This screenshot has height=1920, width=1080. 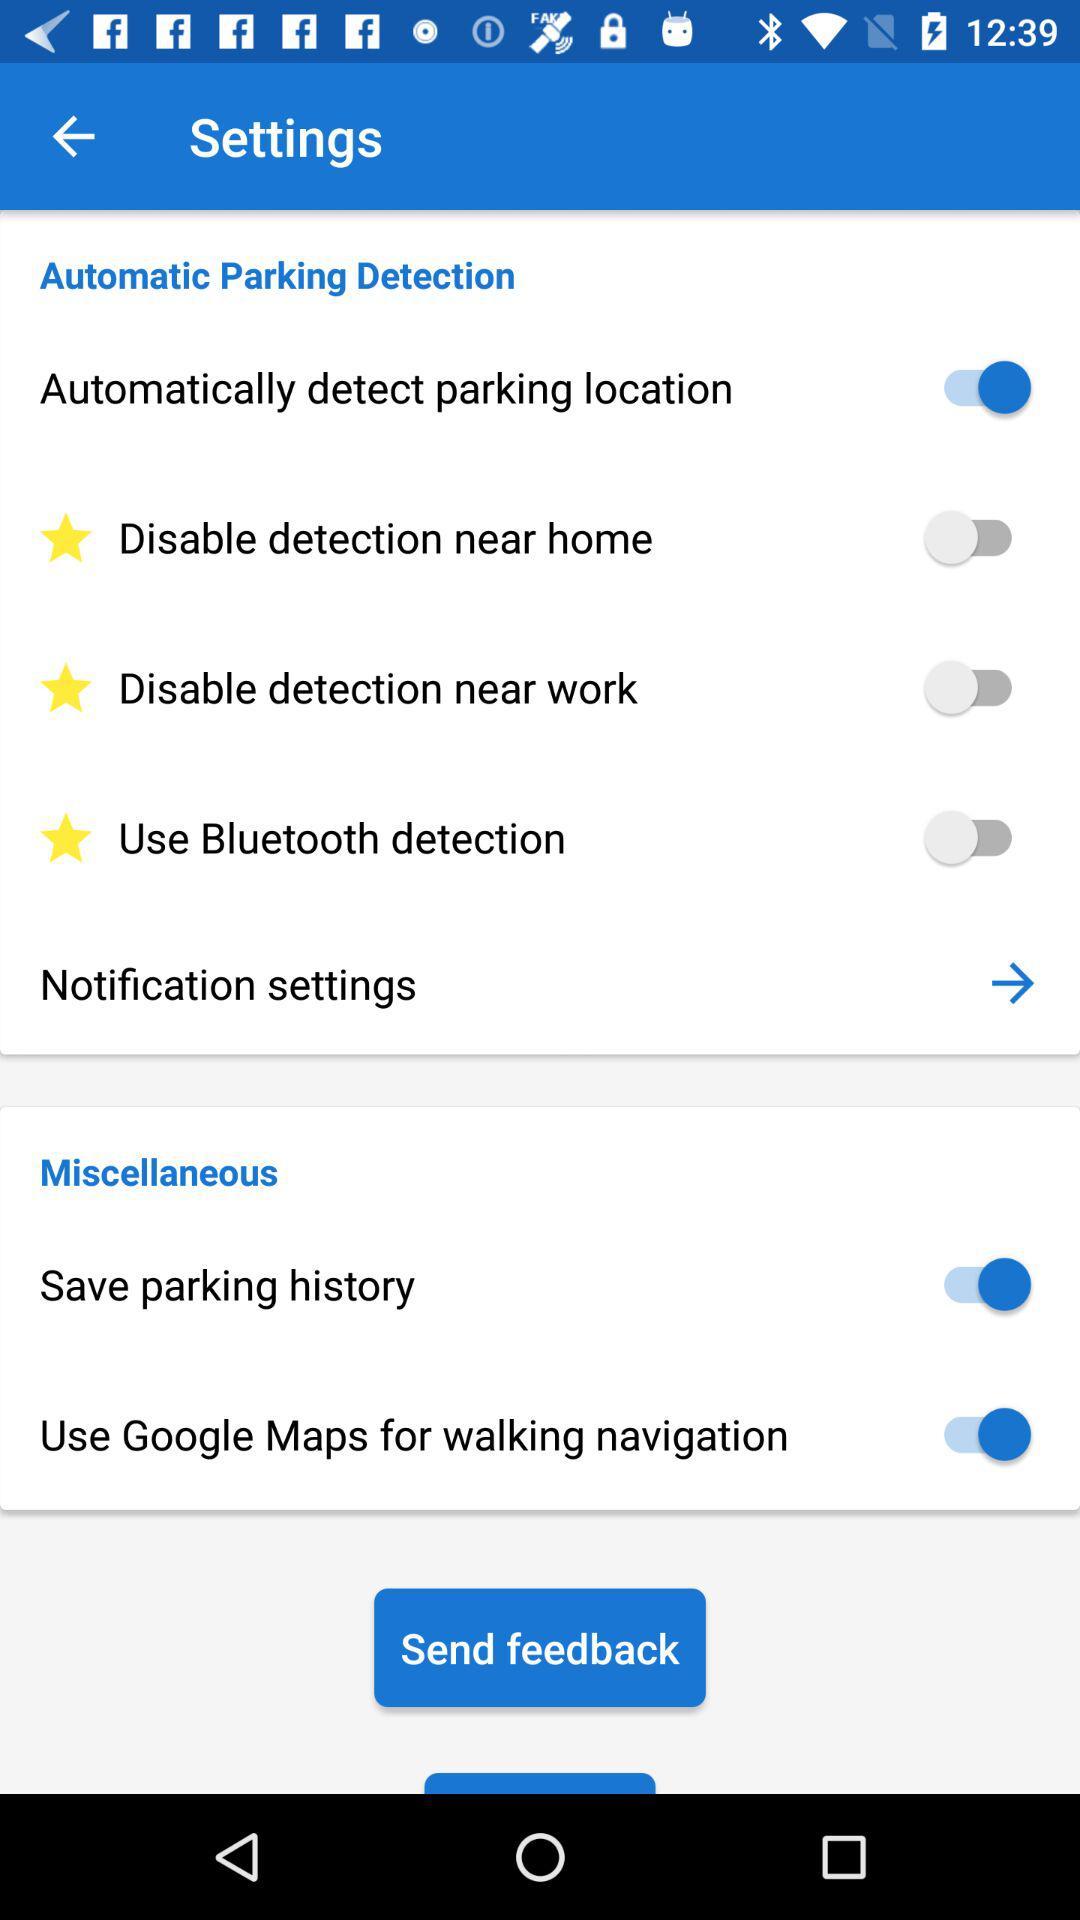 What do you see at coordinates (540, 1433) in the screenshot?
I see `icon below save parking history item` at bounding box center [540, 1433].